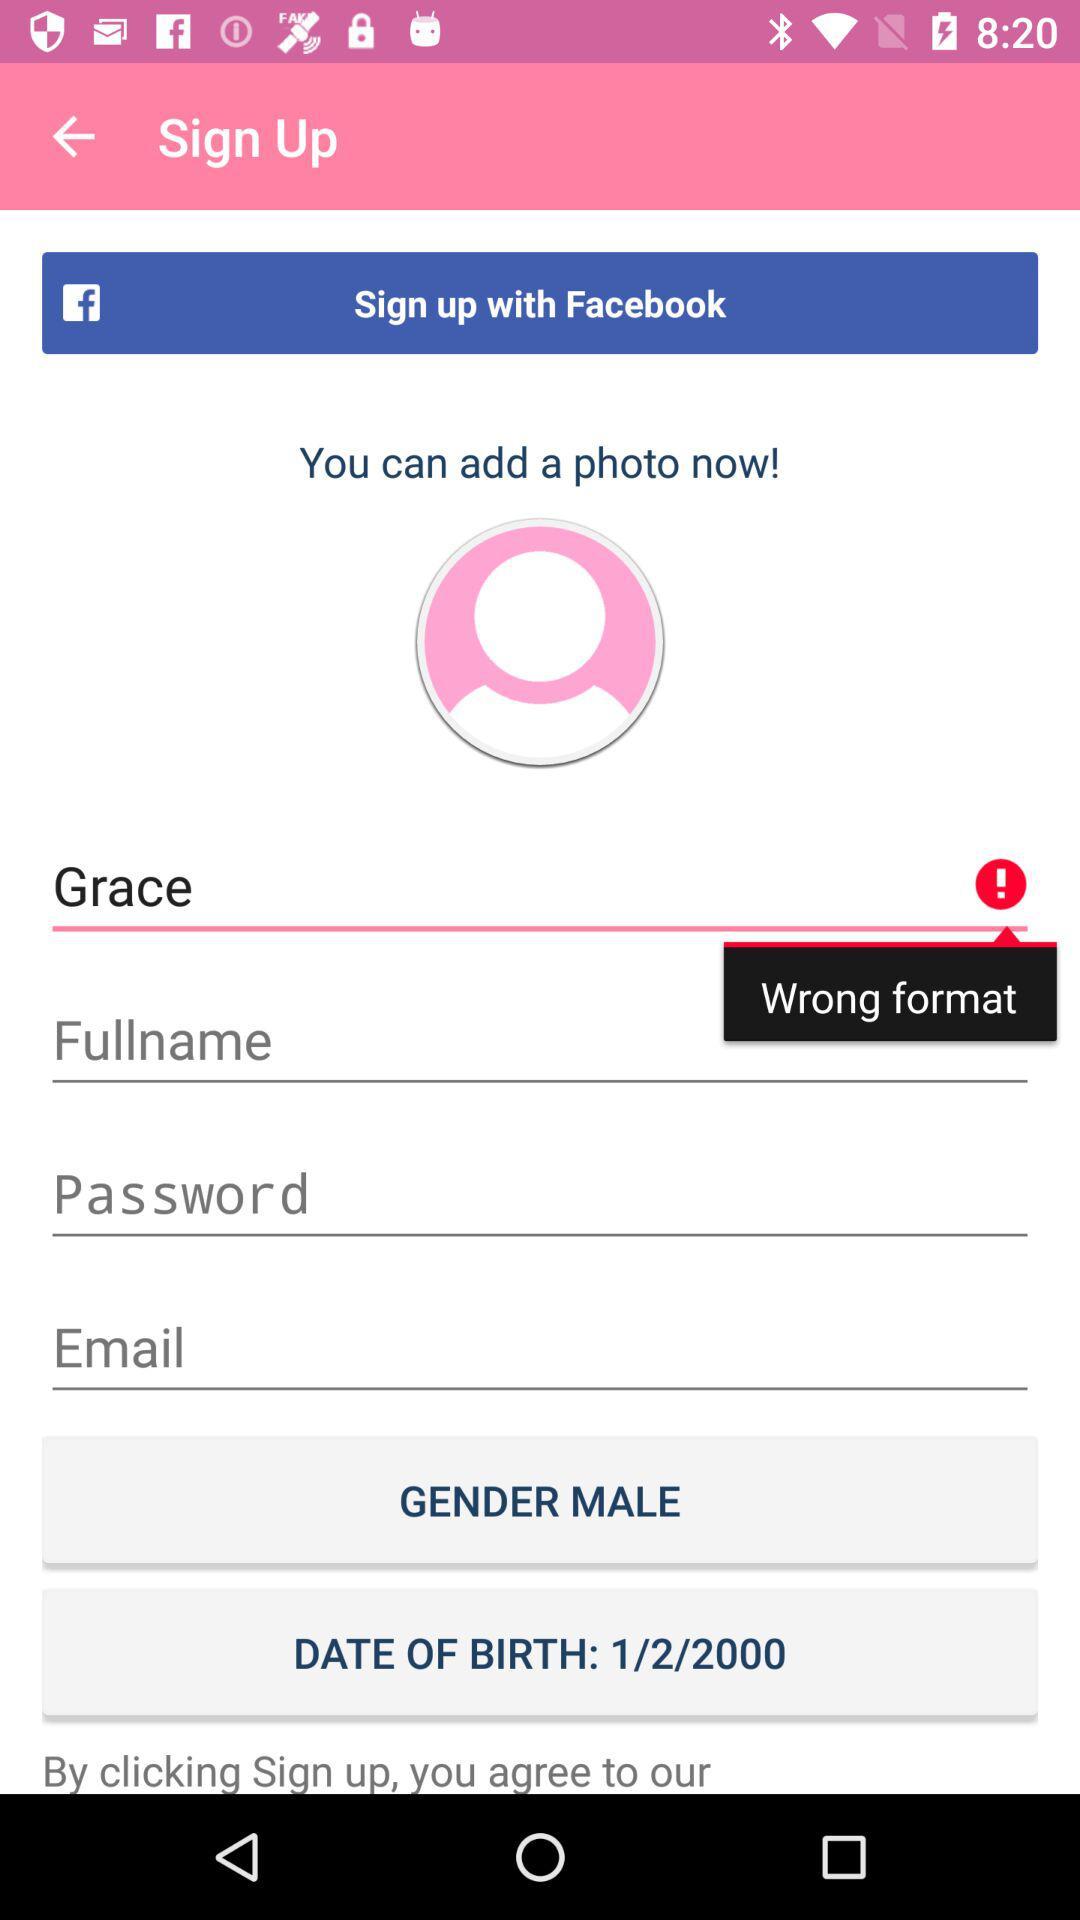 The image size is (1080, 1920). What do you see at coordinates (540, 642) in the screenshot?
I see `profile photo` at bounding box center [540, 642].